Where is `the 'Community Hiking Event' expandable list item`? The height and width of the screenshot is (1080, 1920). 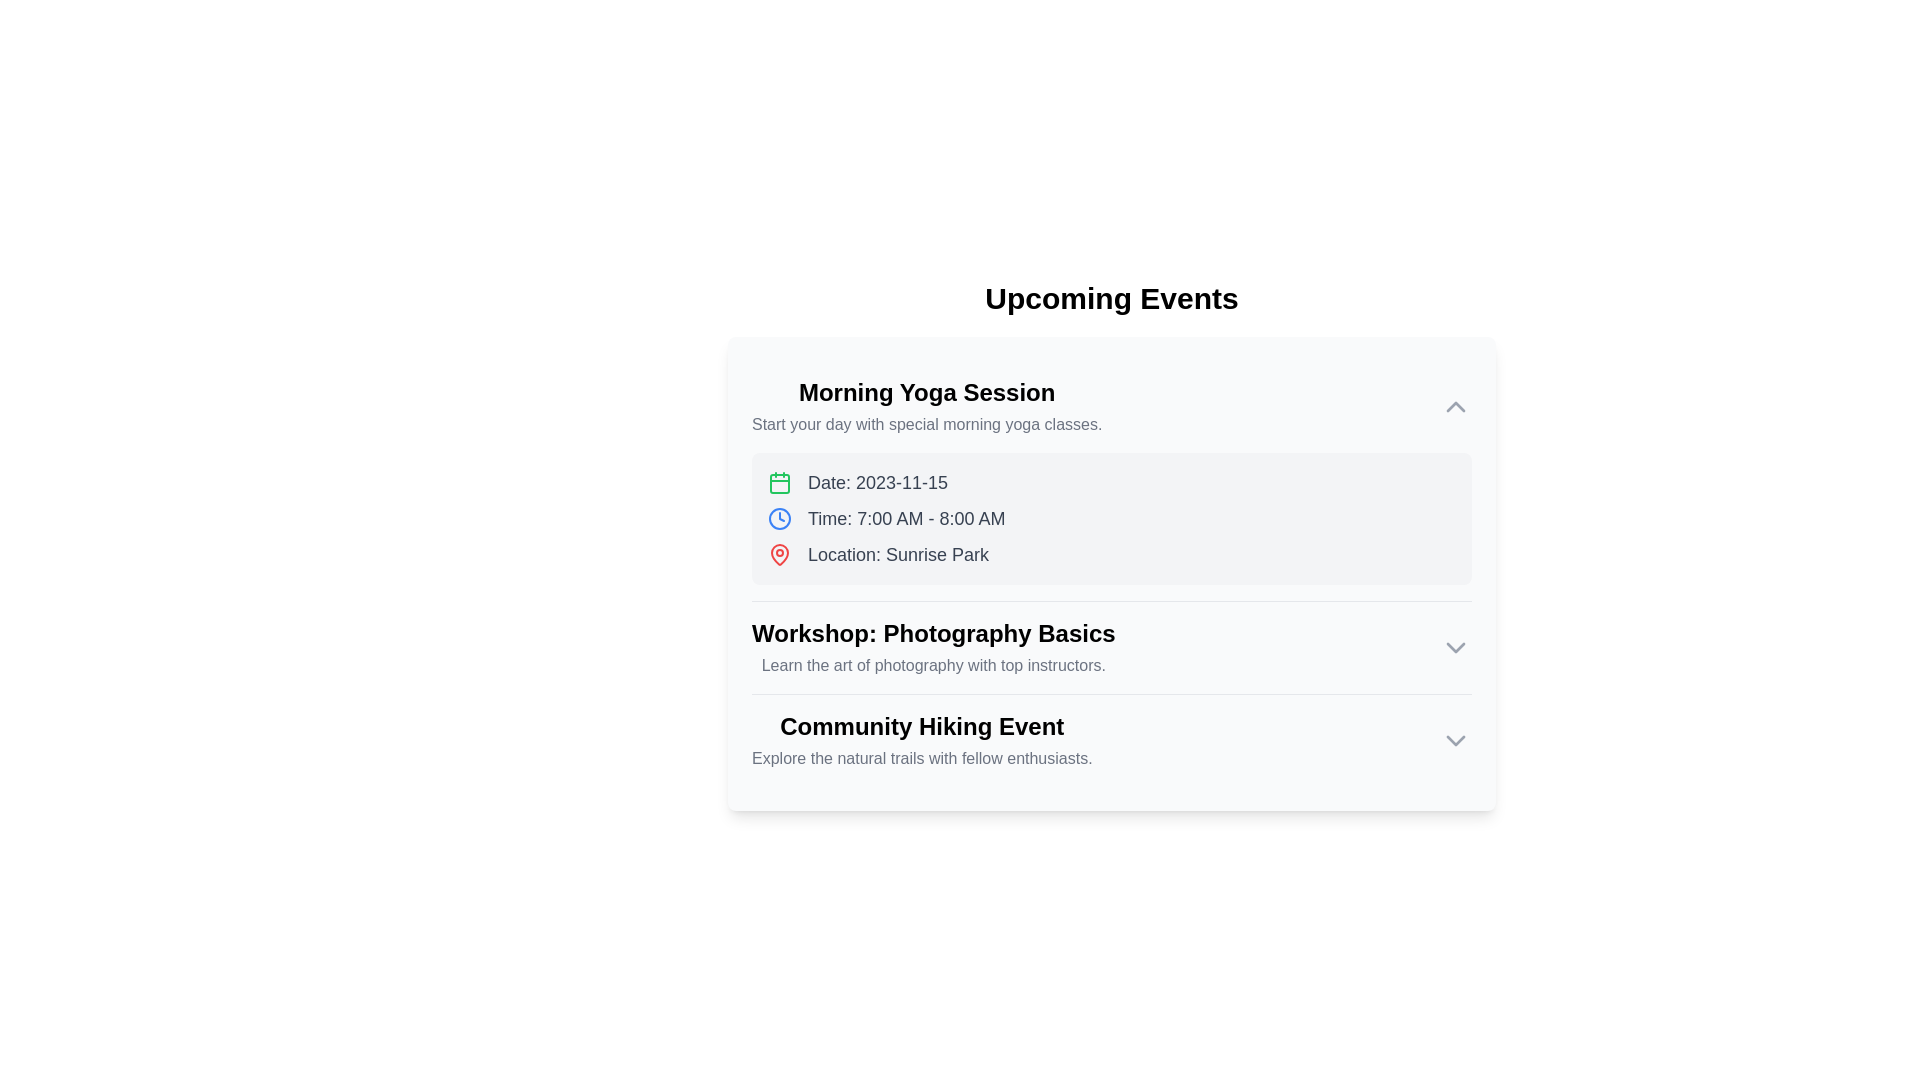 the 'Community Hiking Event' expandable list item is located at coordinates (1111, 740).